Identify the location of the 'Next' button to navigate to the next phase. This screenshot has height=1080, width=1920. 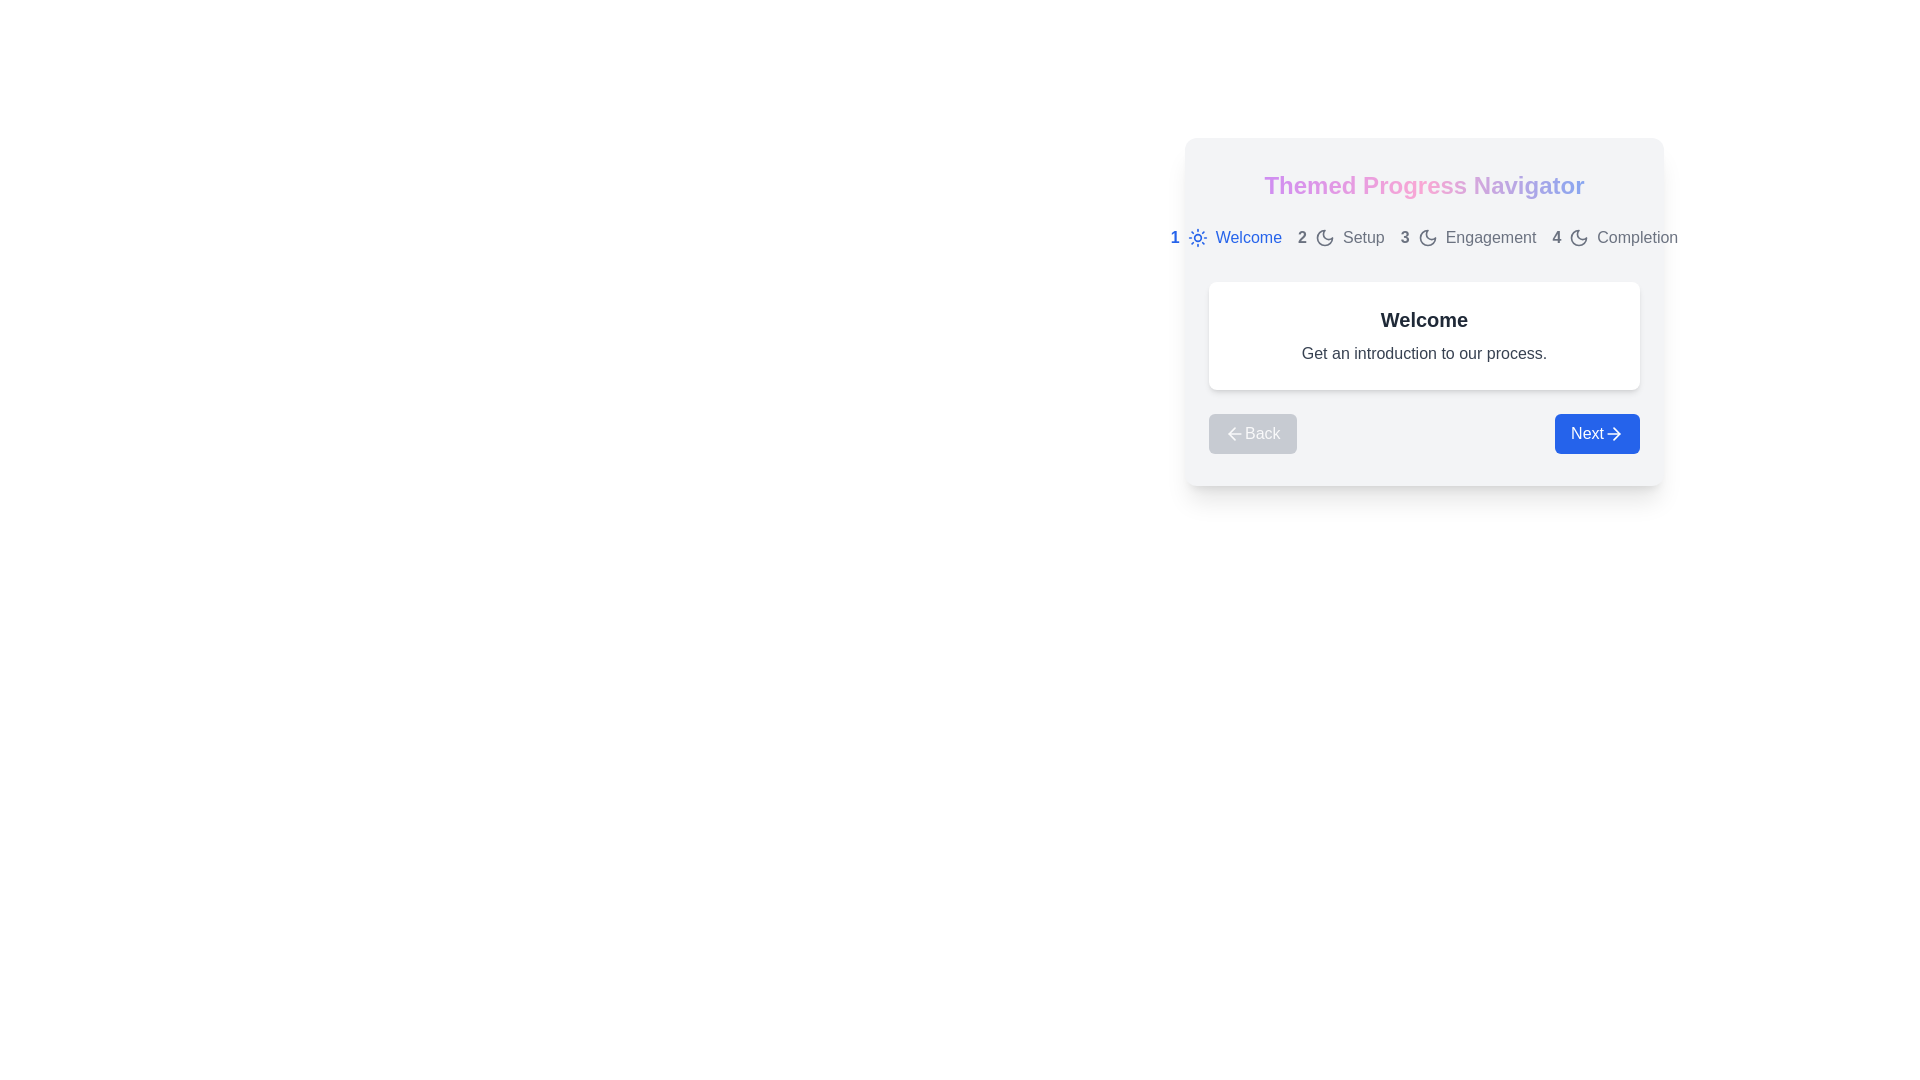
(1596, 433).